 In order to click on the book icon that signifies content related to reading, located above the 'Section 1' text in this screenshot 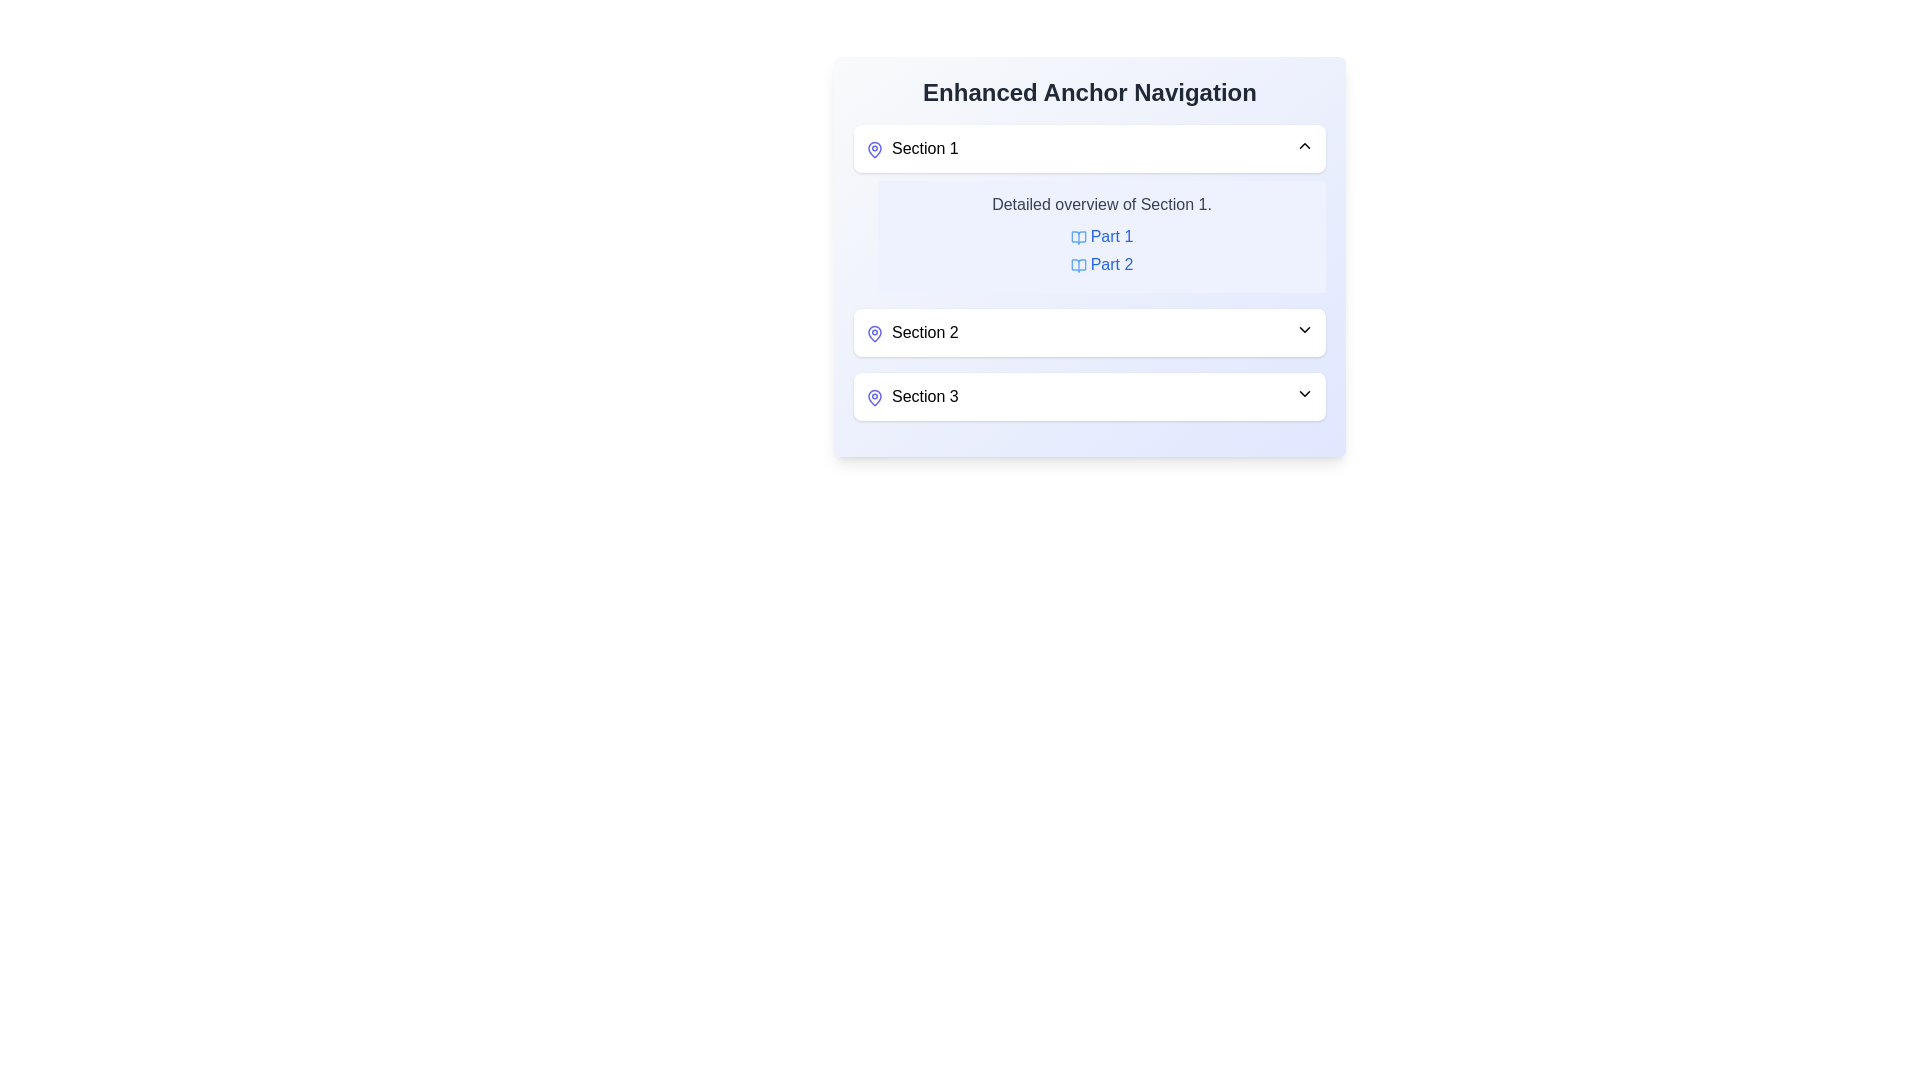, I will do `click(1077, 236)`.